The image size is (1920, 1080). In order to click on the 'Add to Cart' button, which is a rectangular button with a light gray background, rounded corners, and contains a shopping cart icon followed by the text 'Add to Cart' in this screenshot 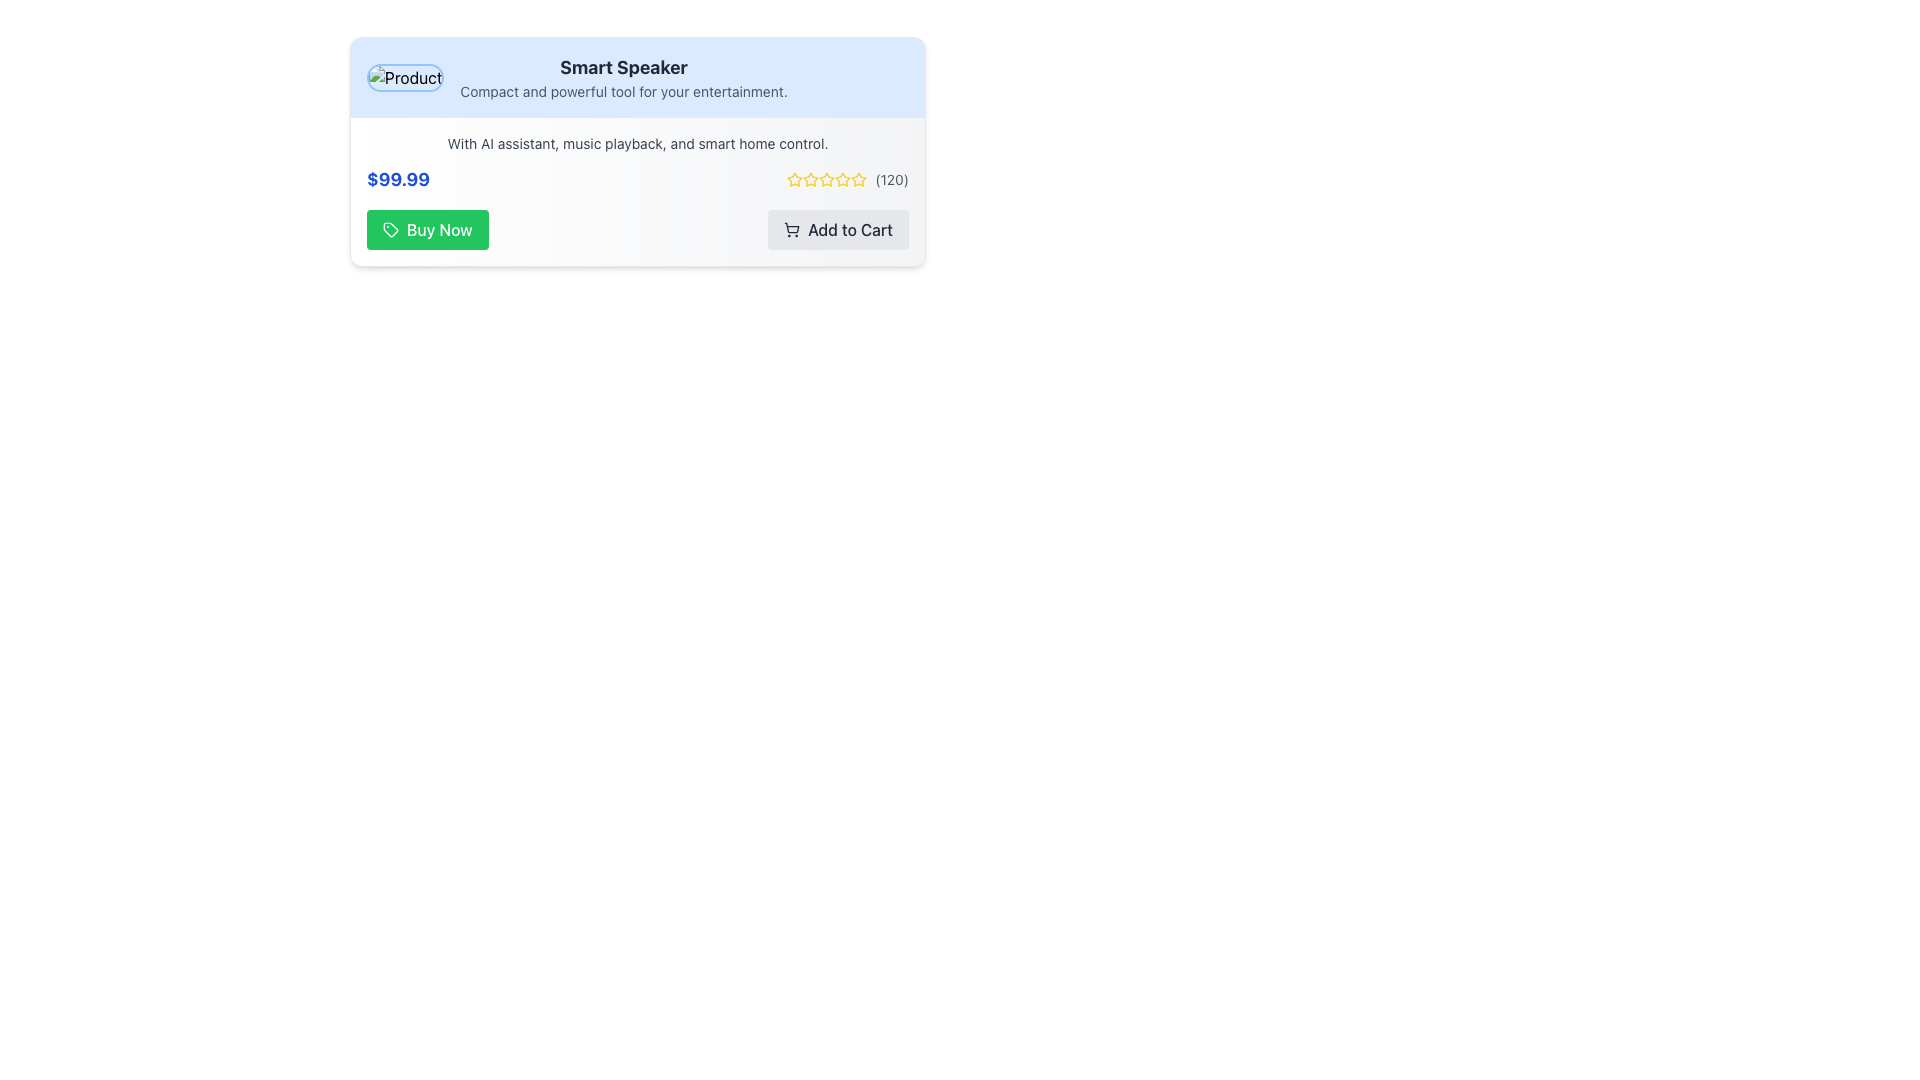, I will do `click(838, 229)`.